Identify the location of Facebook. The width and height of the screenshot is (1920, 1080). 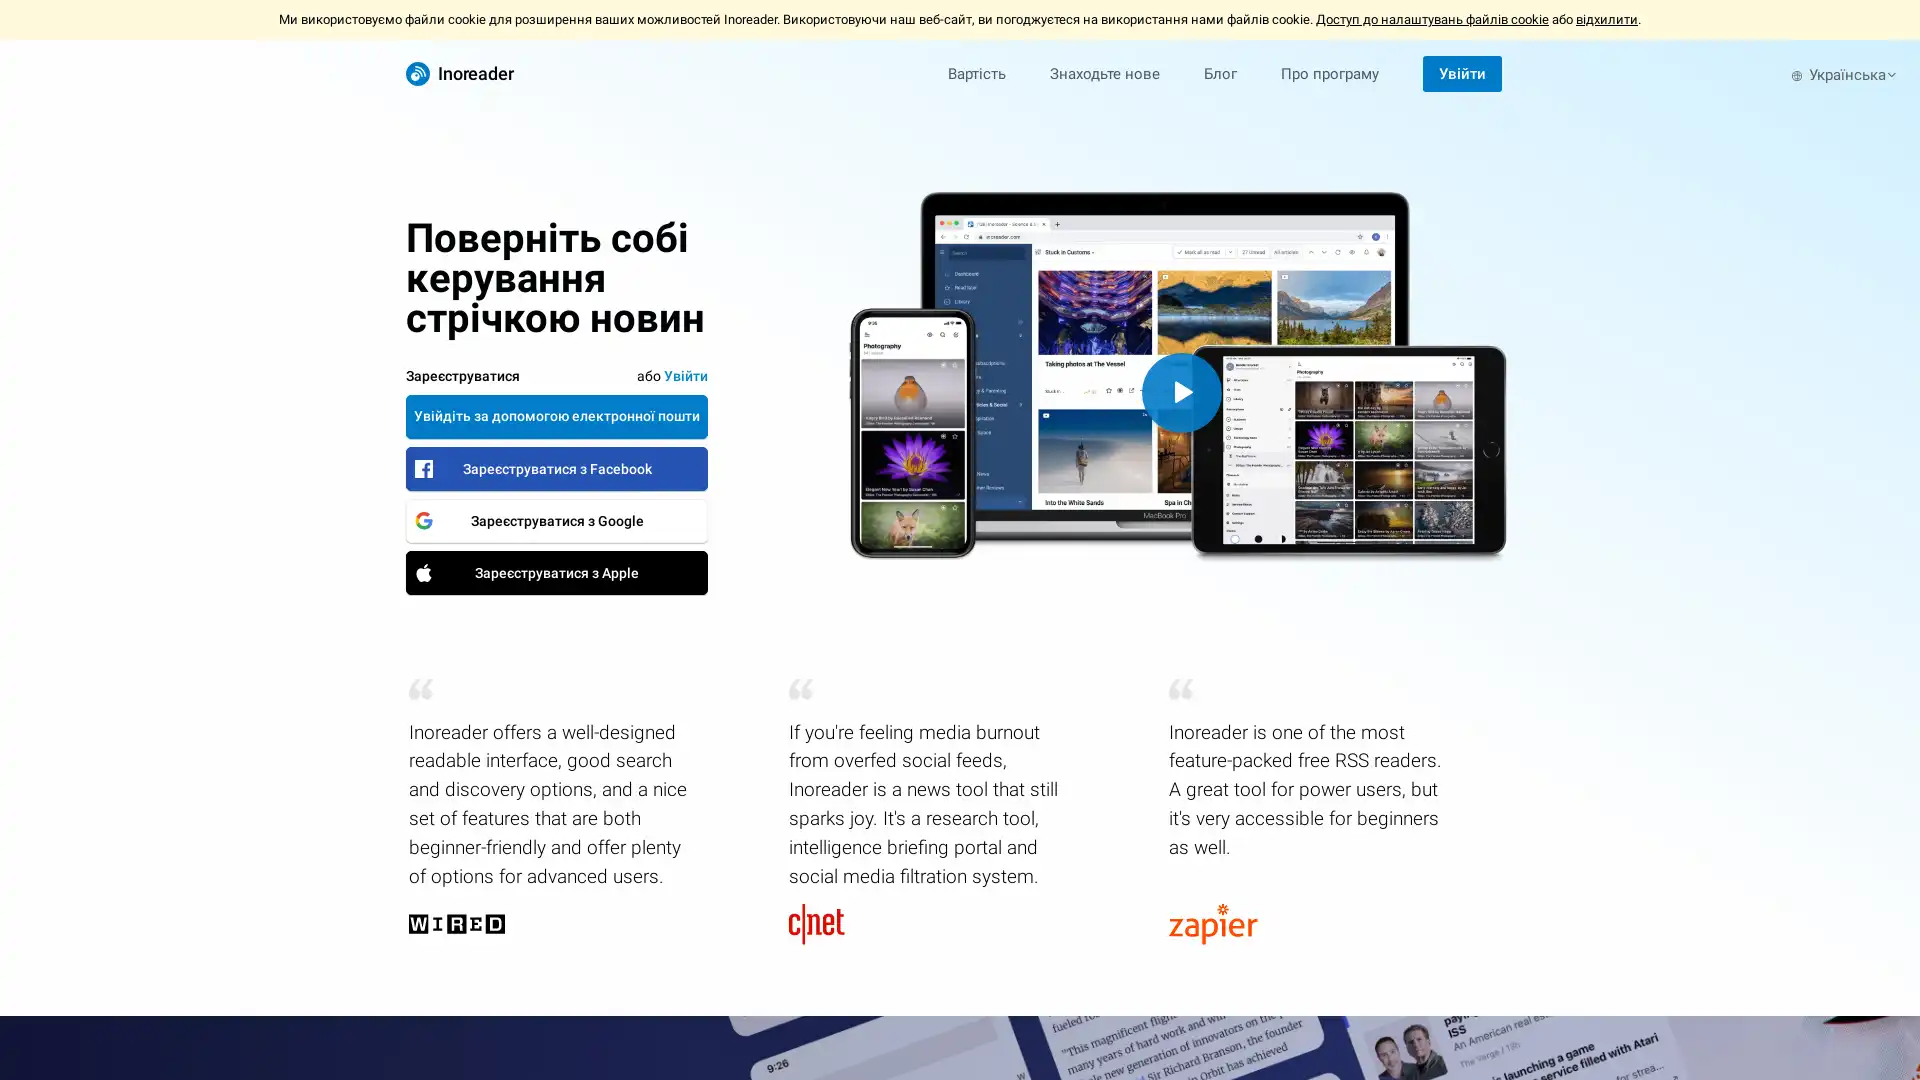
(556, 467).